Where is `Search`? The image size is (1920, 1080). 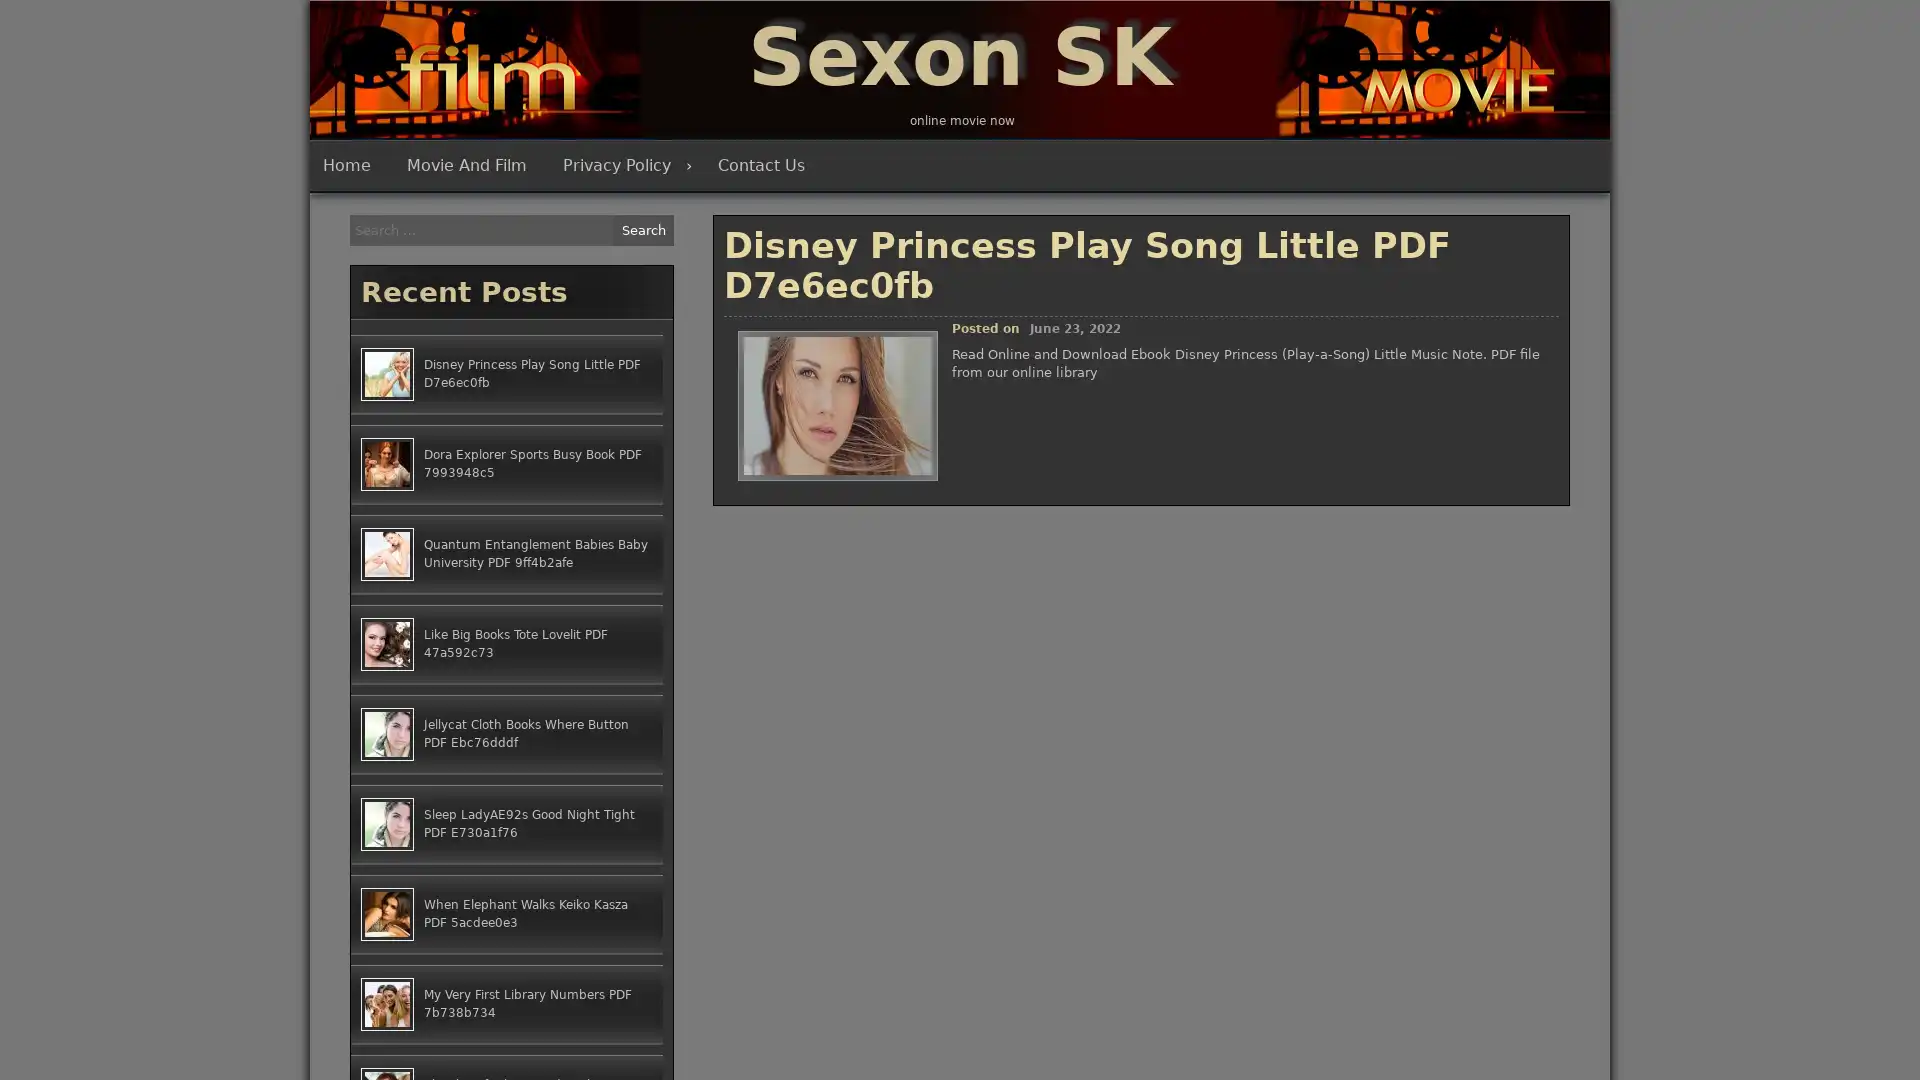
Search is located at coordinates (643, 229).